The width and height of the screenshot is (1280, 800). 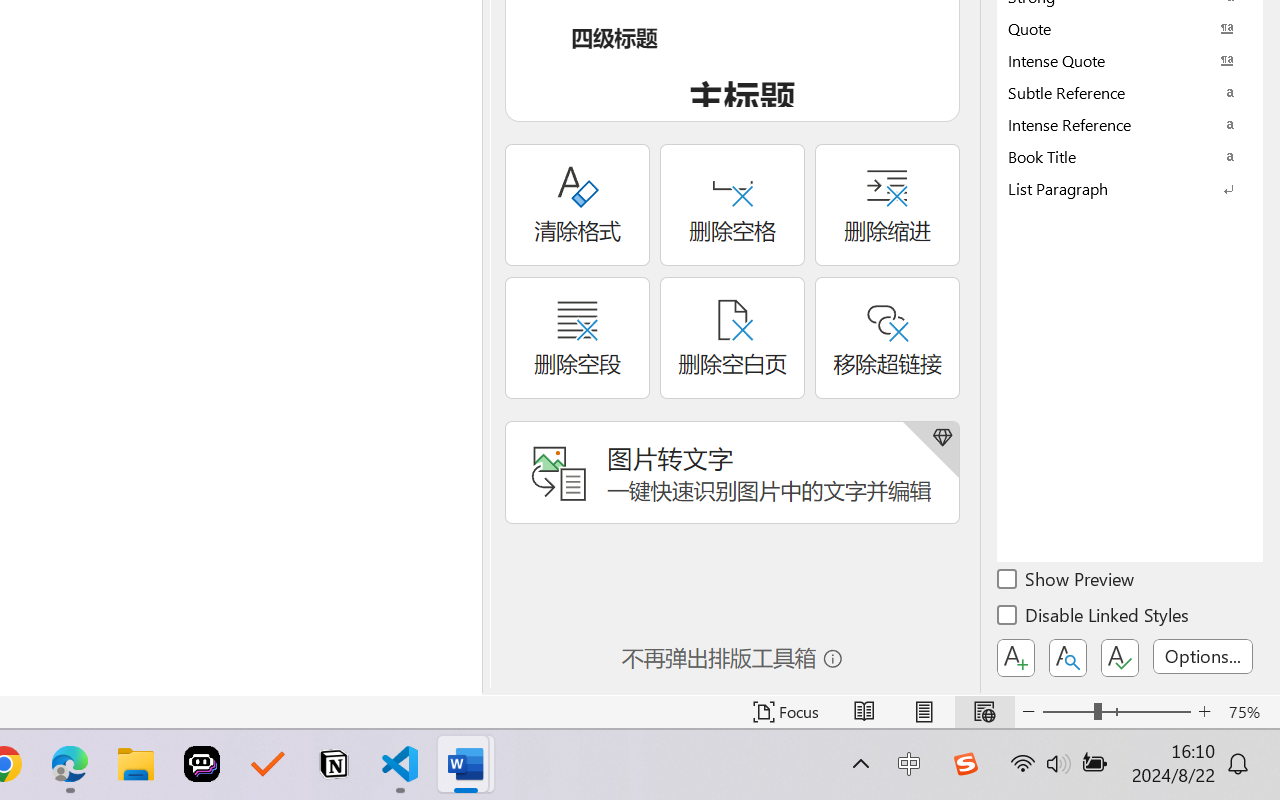 What do you see at coordinates (1202, 655) in the screenshot?
I see `'Options...'` at bounding box center [1202, 655].